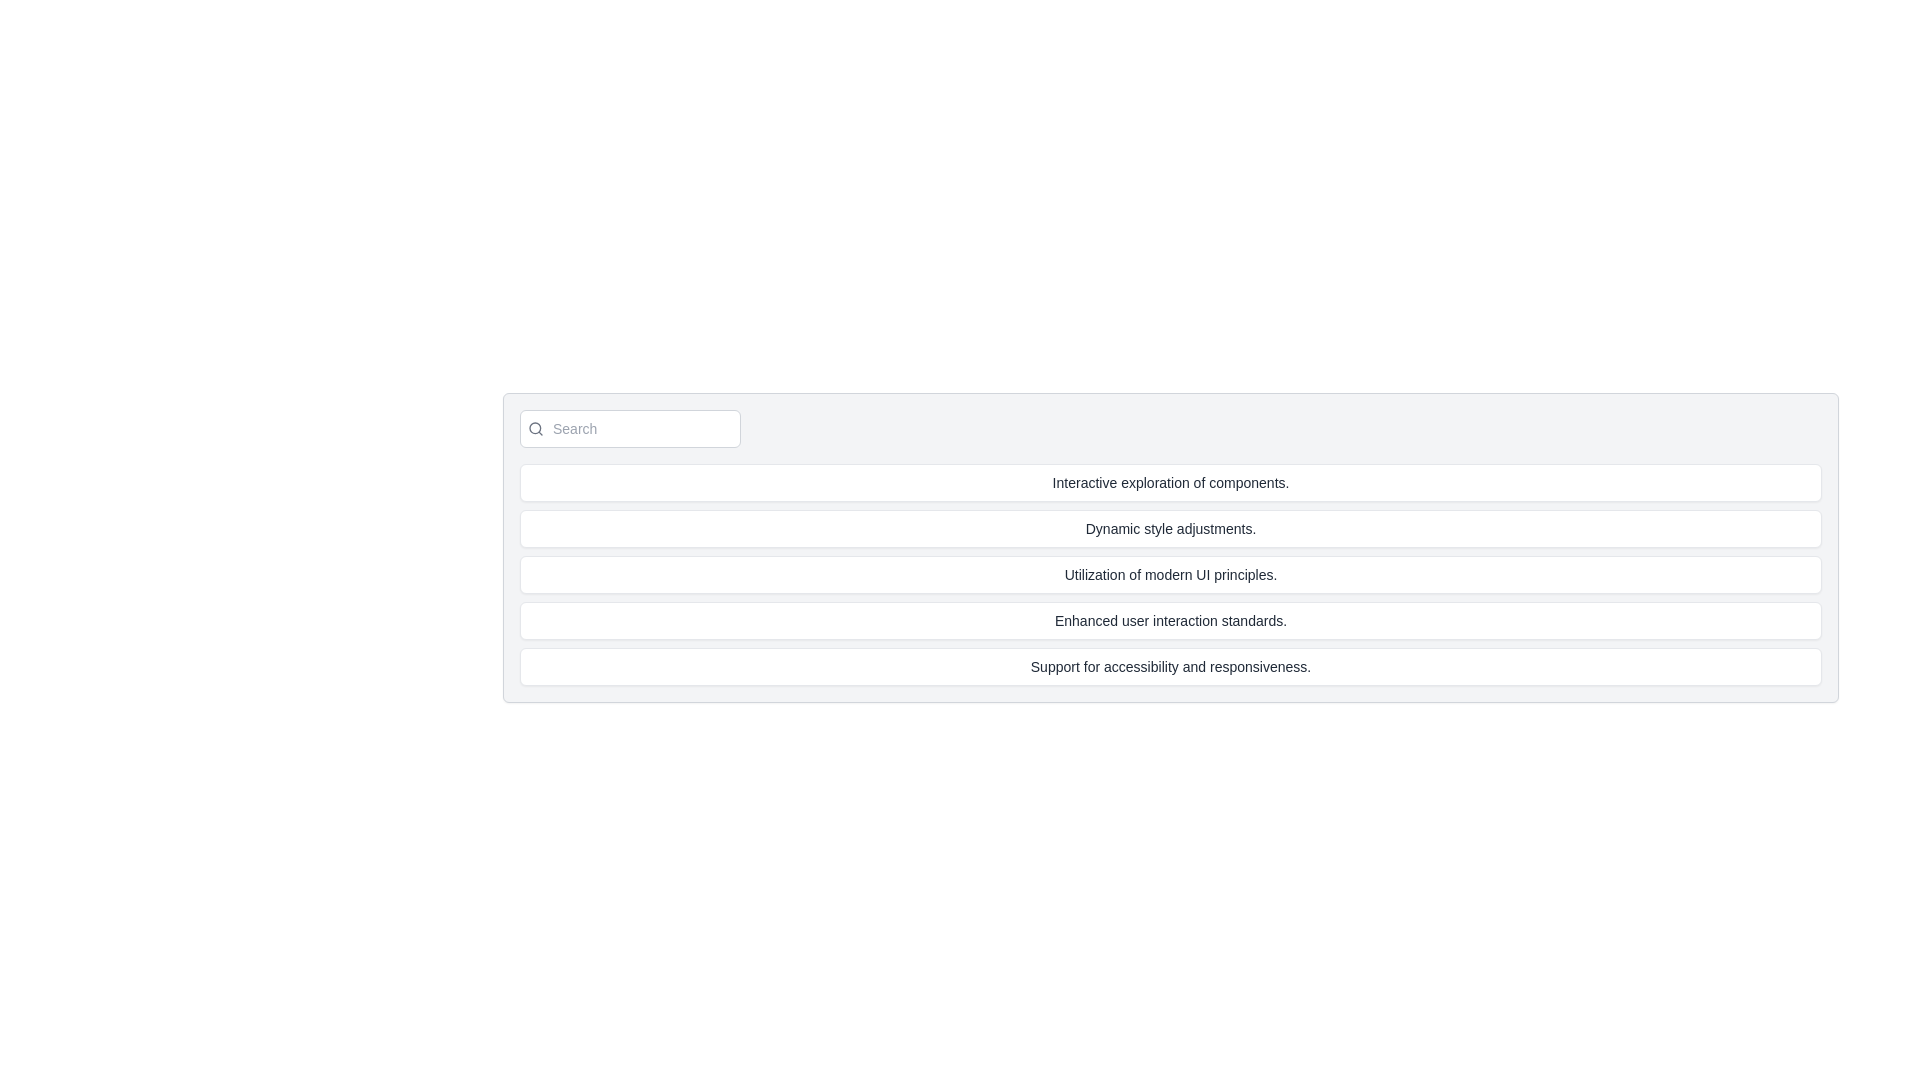 Image resolution: width=1920 pixels, height=1080 pixels. Describe the element at coordinates (1090, 574) in the screenshot. I see `the lowercase letter 'z' in the word 'Utilization' within the phrase 'Utilization of modern UI principles.'` at that location.